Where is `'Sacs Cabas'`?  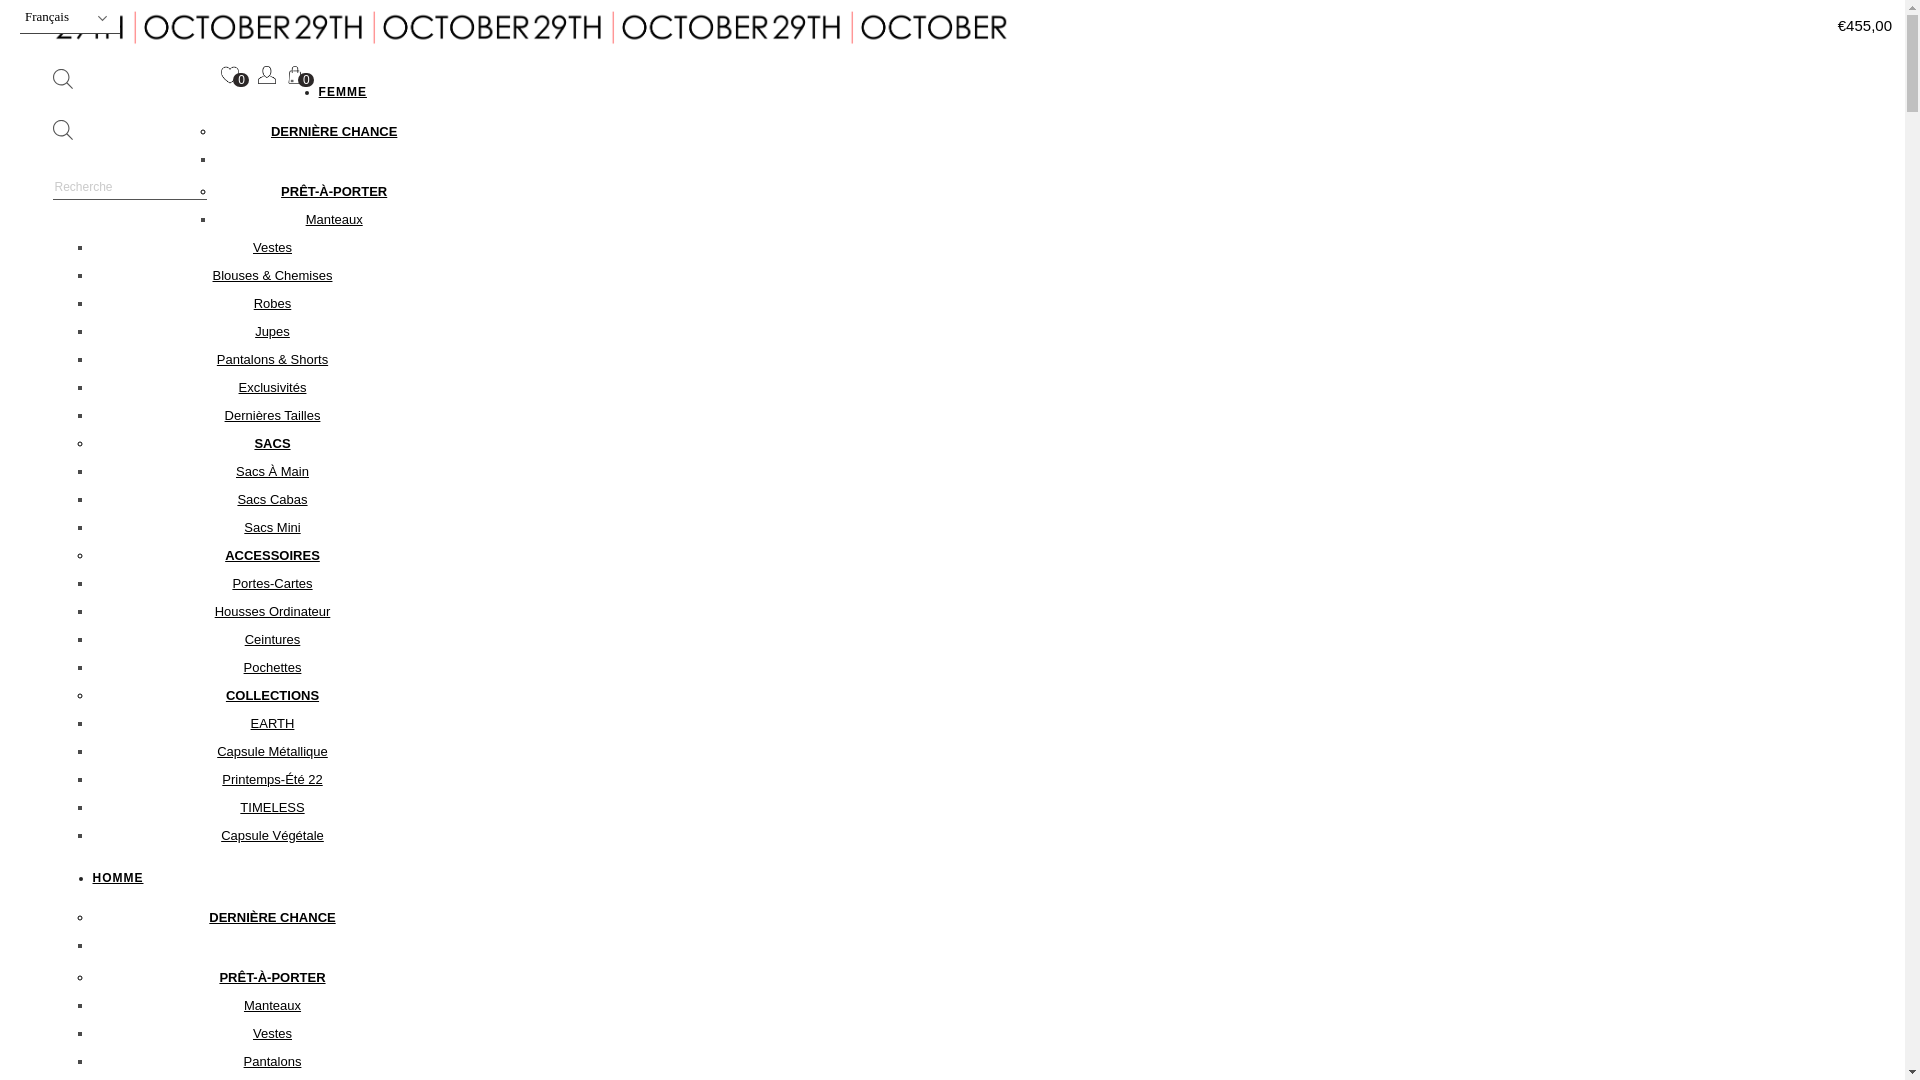
'Sacs Cabas' is located at coordinates (271, 498).